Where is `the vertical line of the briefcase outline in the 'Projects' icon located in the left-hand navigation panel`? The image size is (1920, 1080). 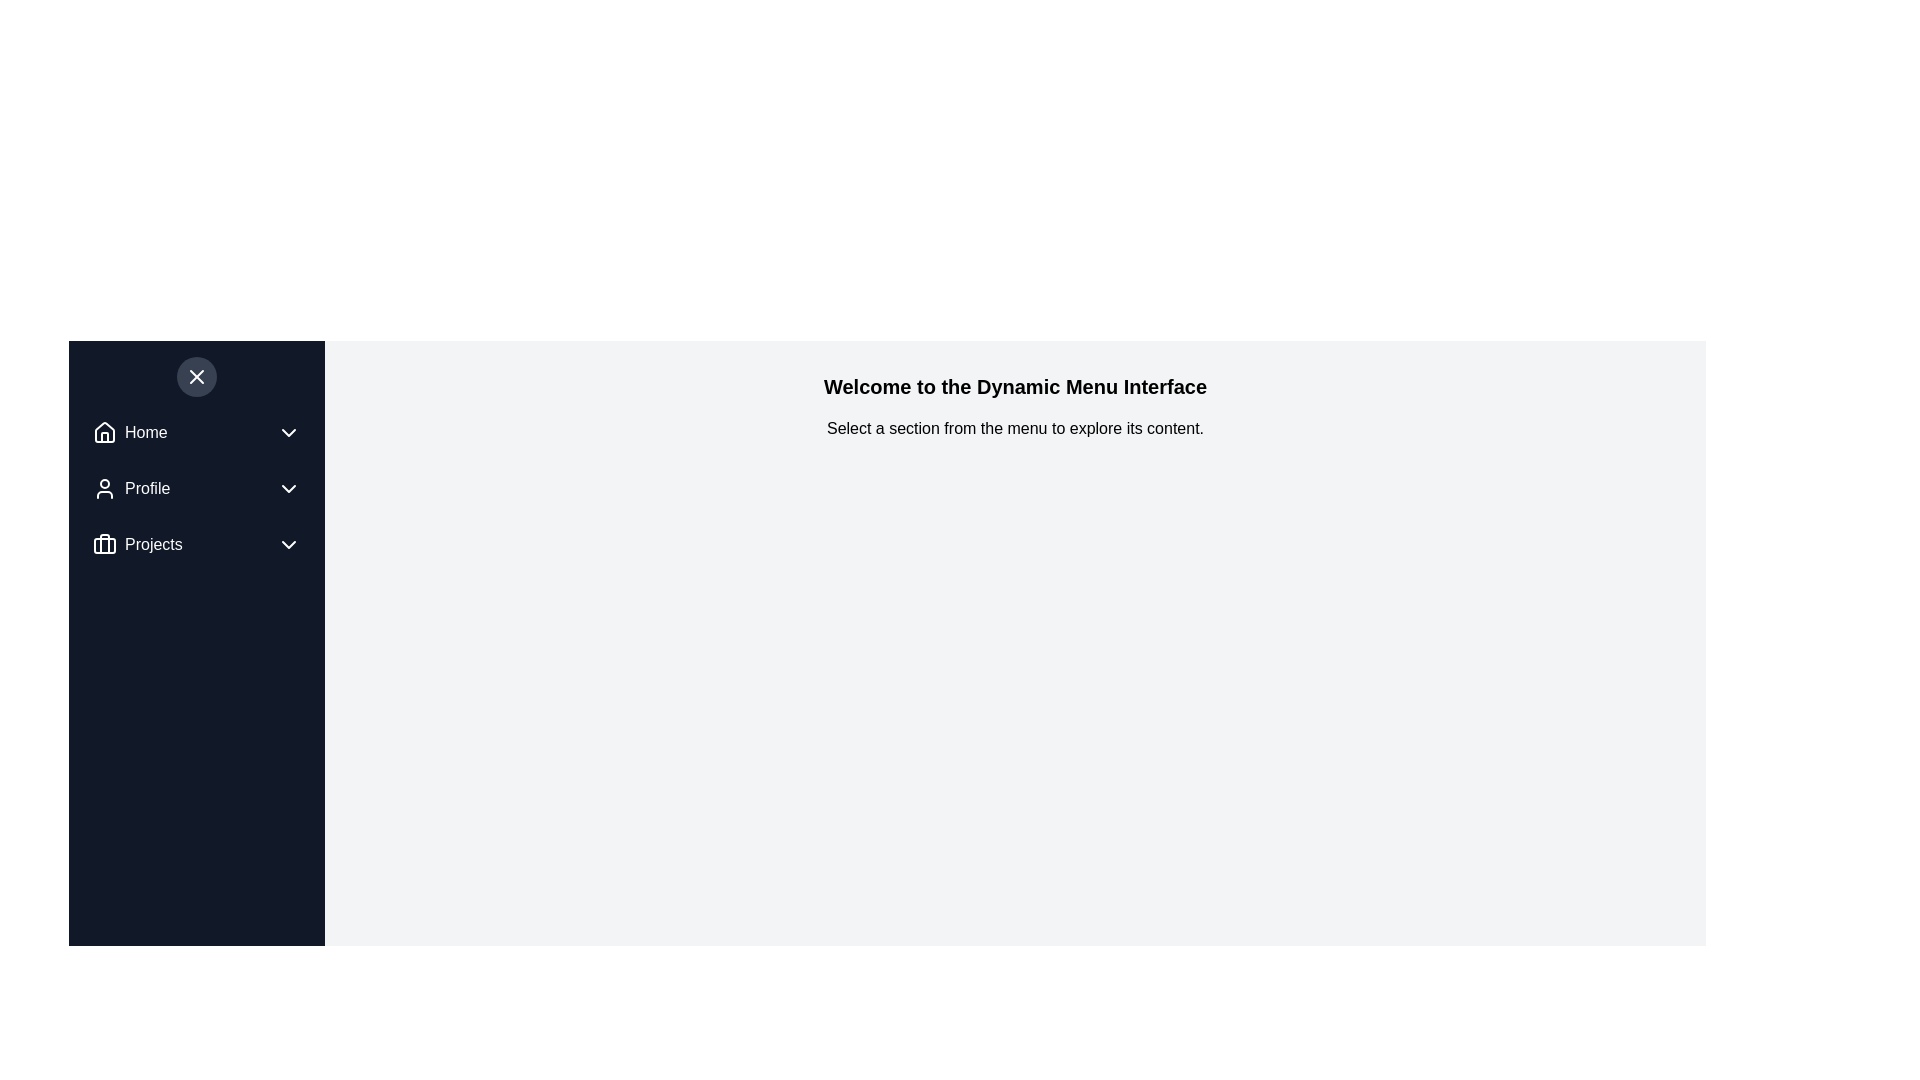 the vertical line of the briefcase outline in the 'Projects' icon located in the left-hand navigation panel is located at coordinates (104, 543).